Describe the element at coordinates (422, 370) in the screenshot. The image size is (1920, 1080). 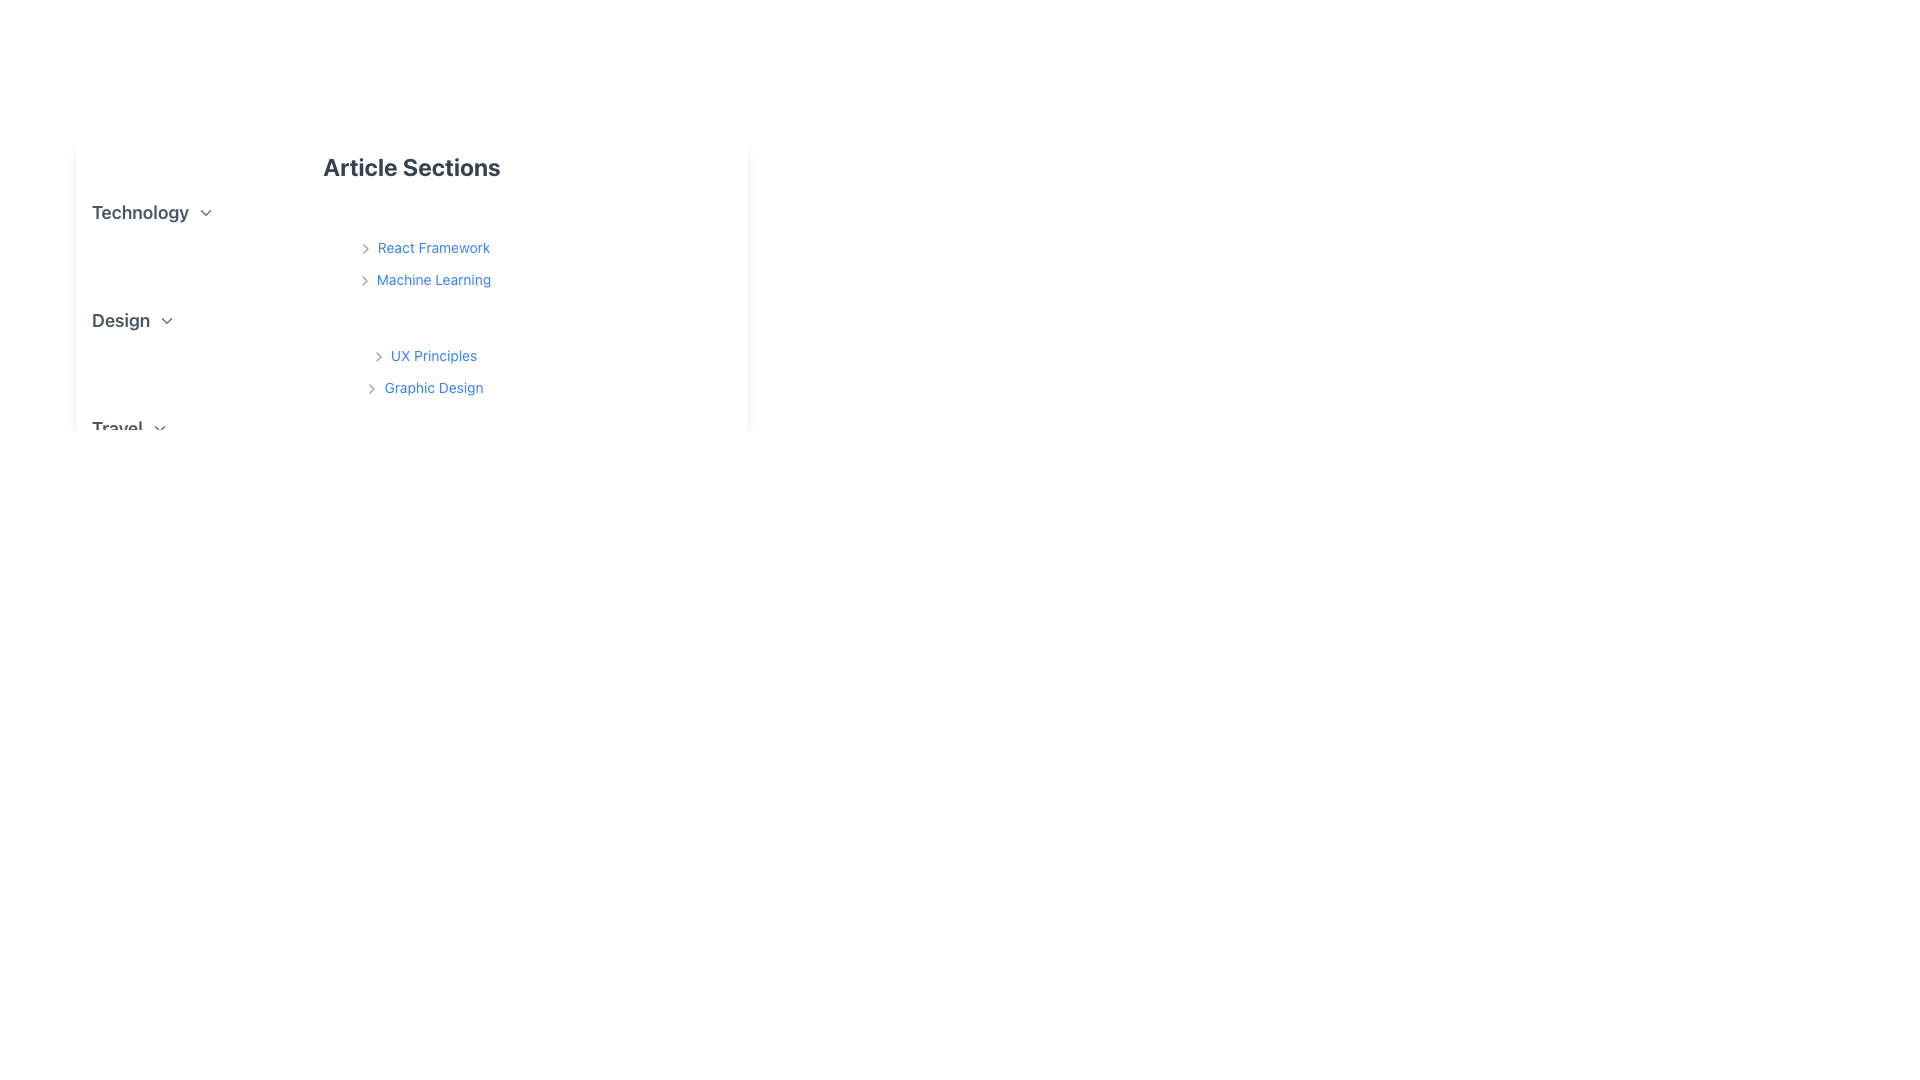
I see `the 'UX Principles' link in the Navigation Menu located under the 'Design' section` at that location.